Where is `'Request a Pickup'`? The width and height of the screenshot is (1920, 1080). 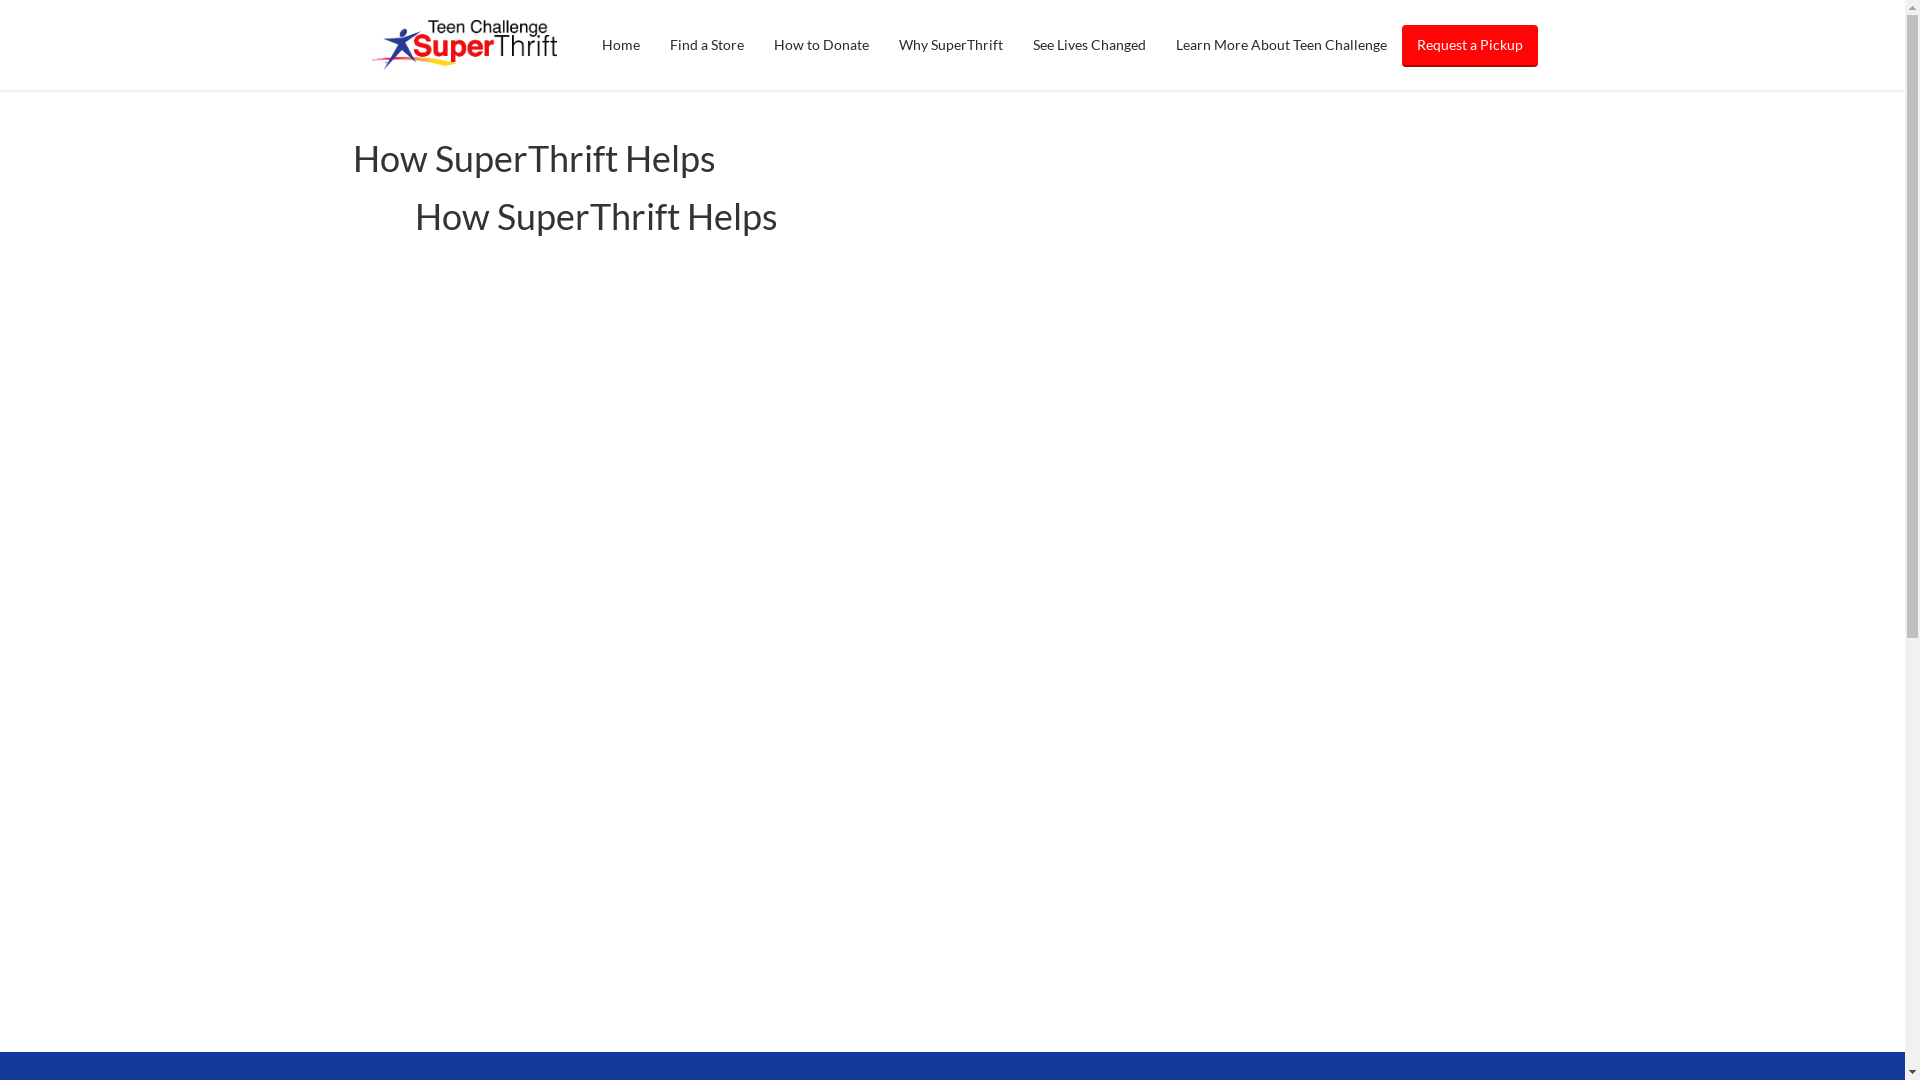
'Request a Pickup' is located at coordinates (1400, 45).